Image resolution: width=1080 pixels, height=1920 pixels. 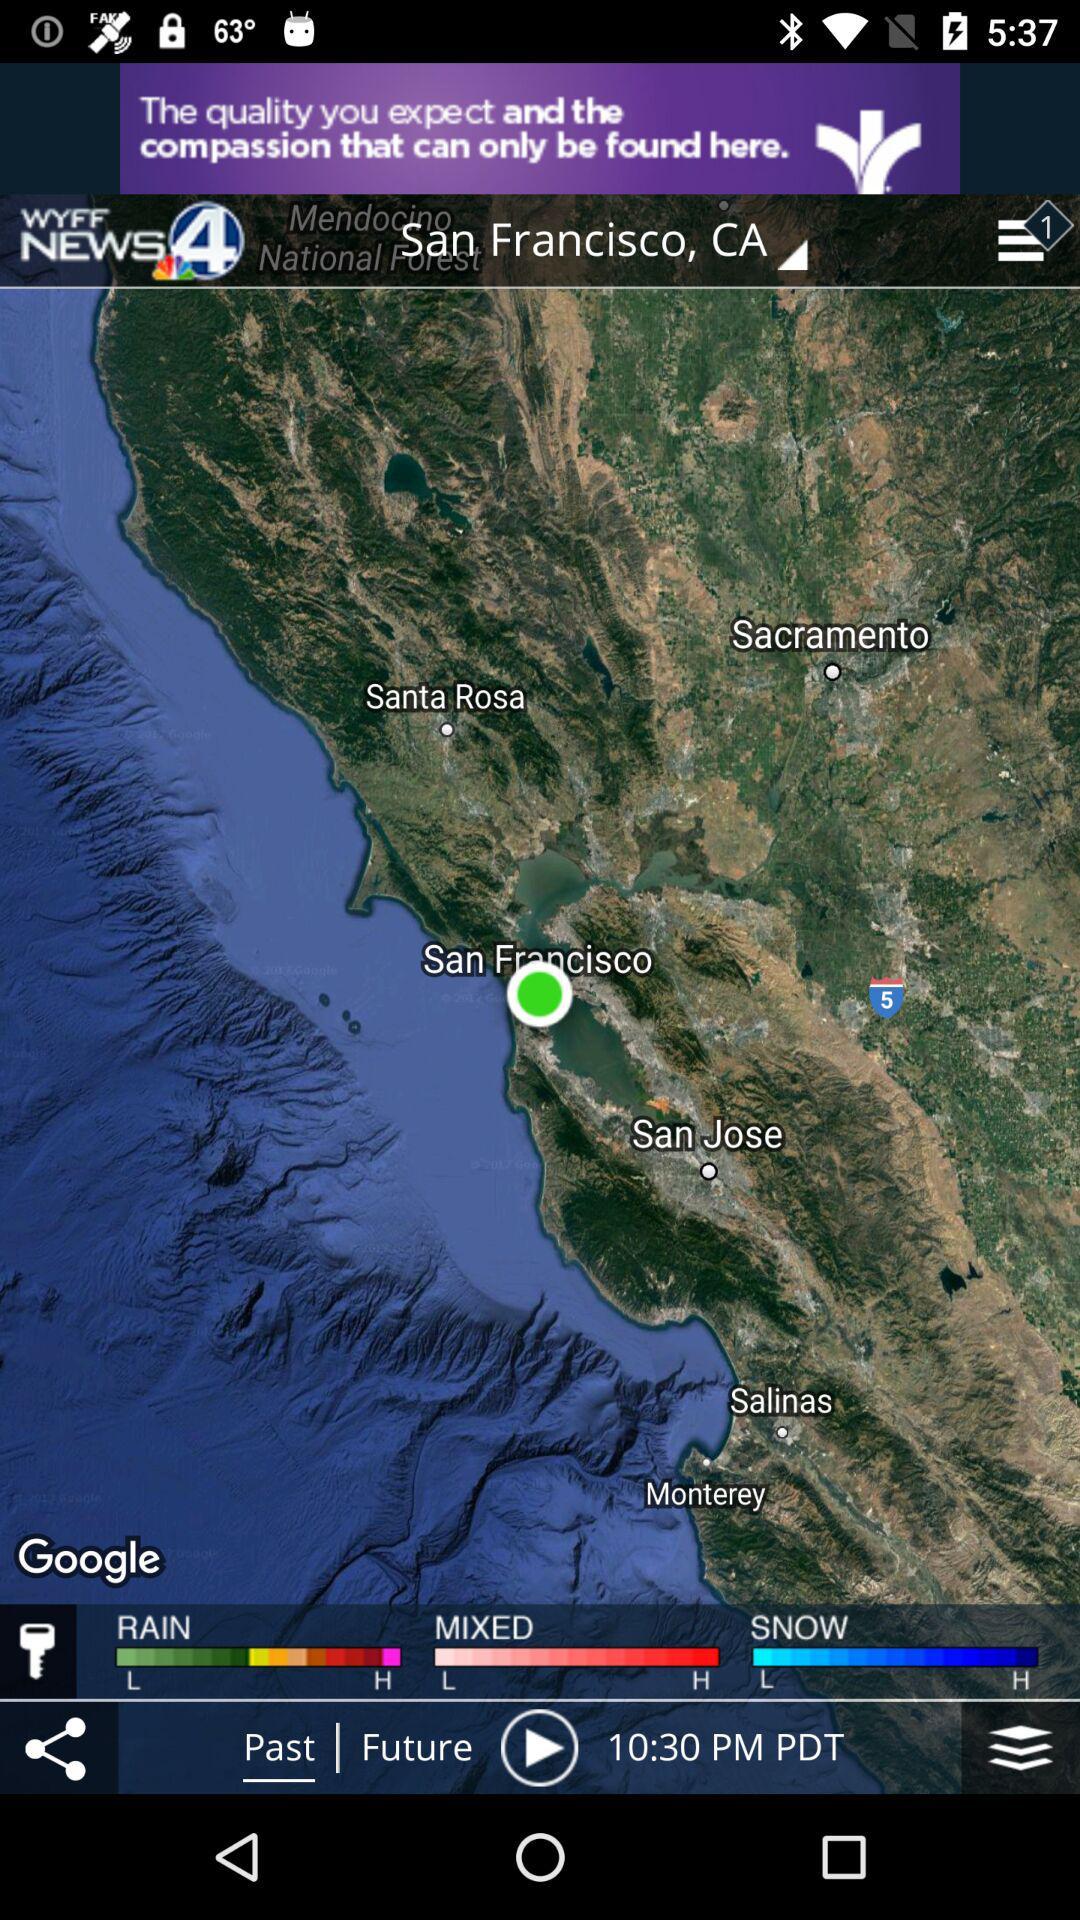 What do you see at coordinates (1020, 1746) in the screenshot?
I see `the layers icon` at bounding box center [1020, 1746].